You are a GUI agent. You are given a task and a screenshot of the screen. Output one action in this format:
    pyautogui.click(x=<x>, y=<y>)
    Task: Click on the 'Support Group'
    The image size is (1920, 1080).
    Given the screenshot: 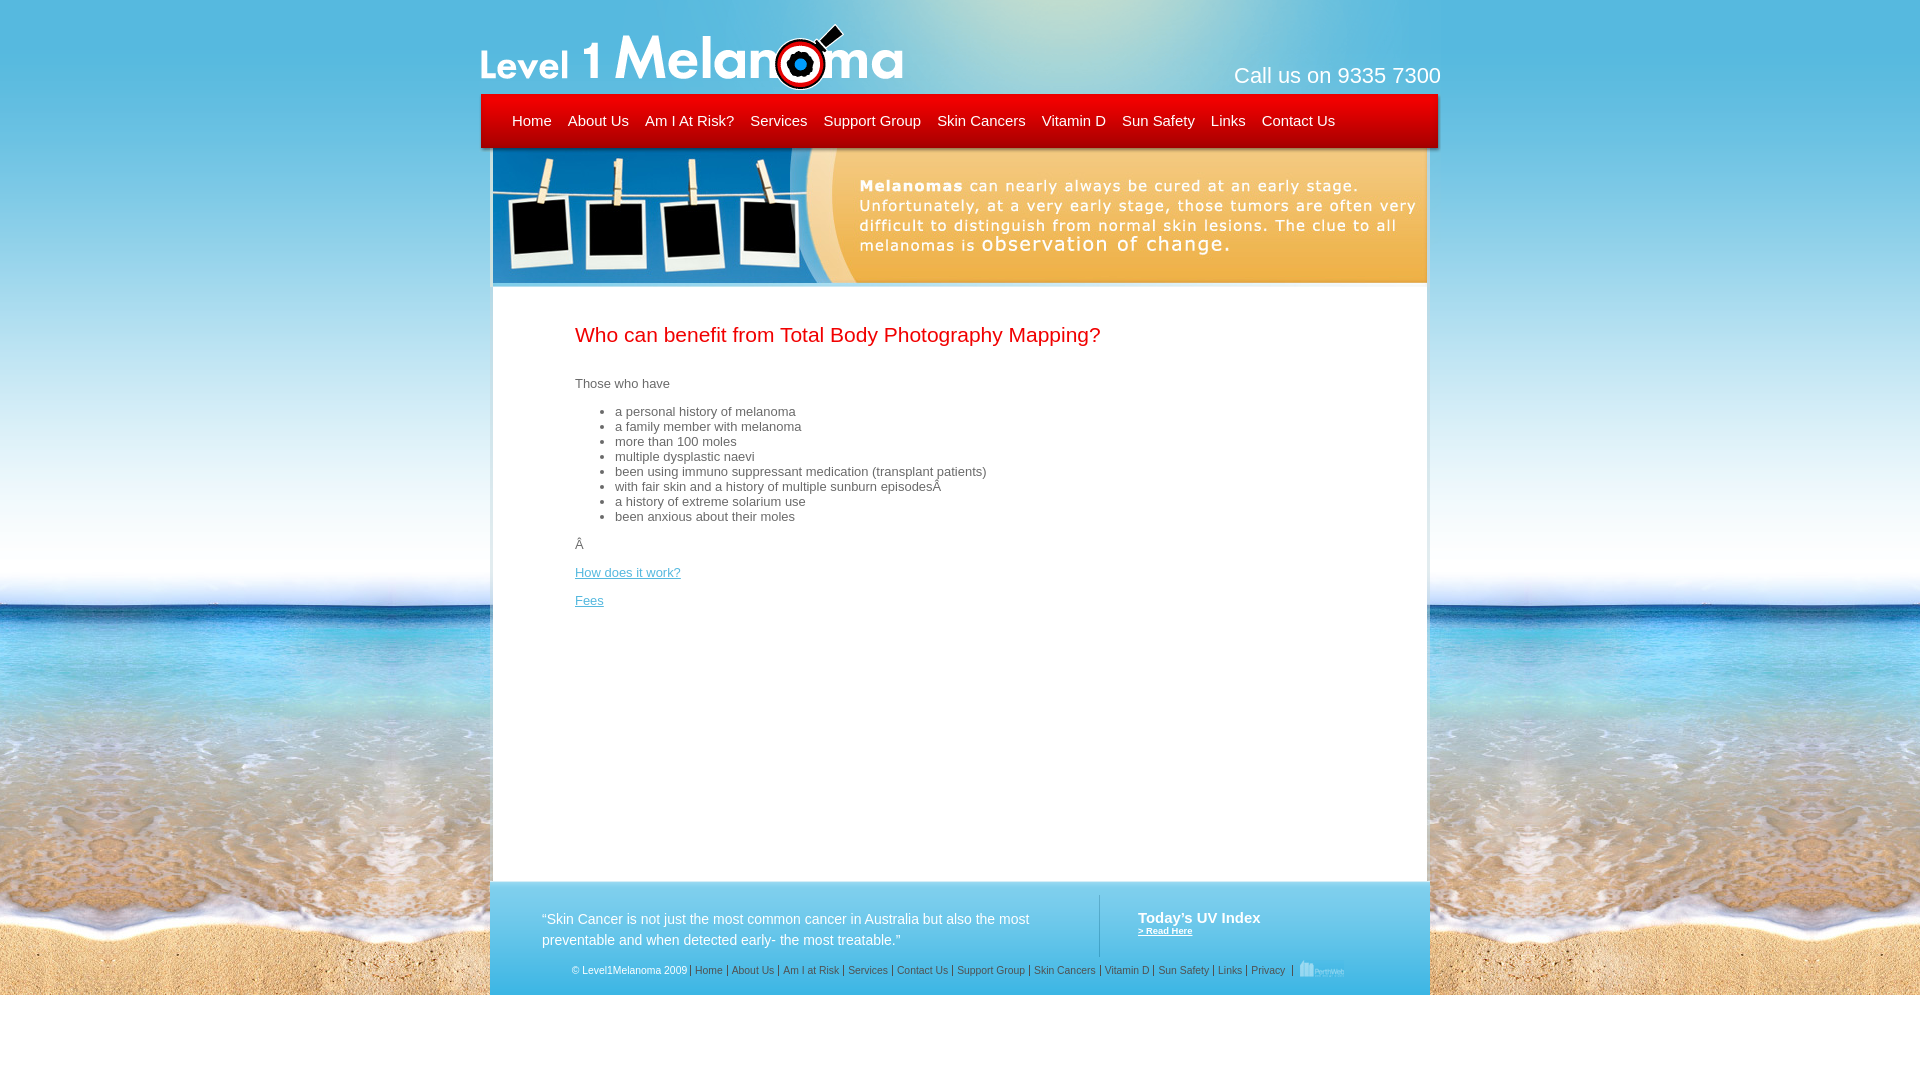 What is the action you would take?
    pyautogui.click(x=990, y=969)
    